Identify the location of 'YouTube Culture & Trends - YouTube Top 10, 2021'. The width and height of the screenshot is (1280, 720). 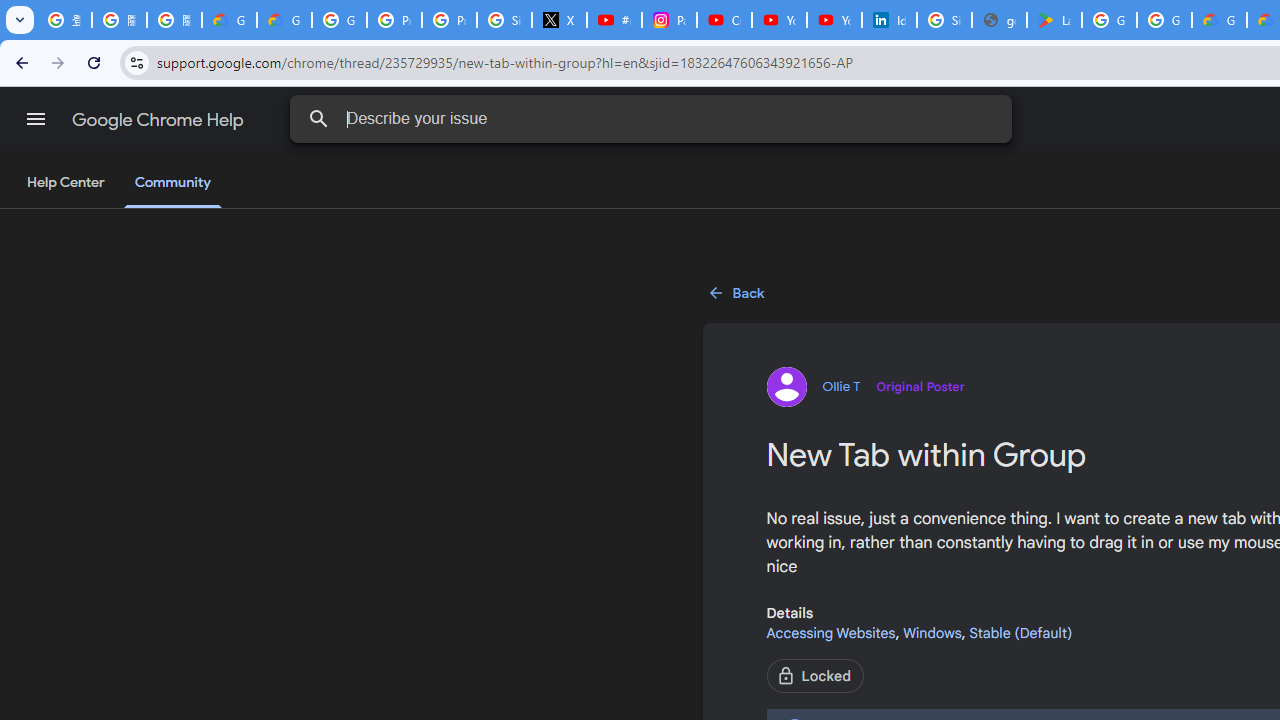
(833, 20).